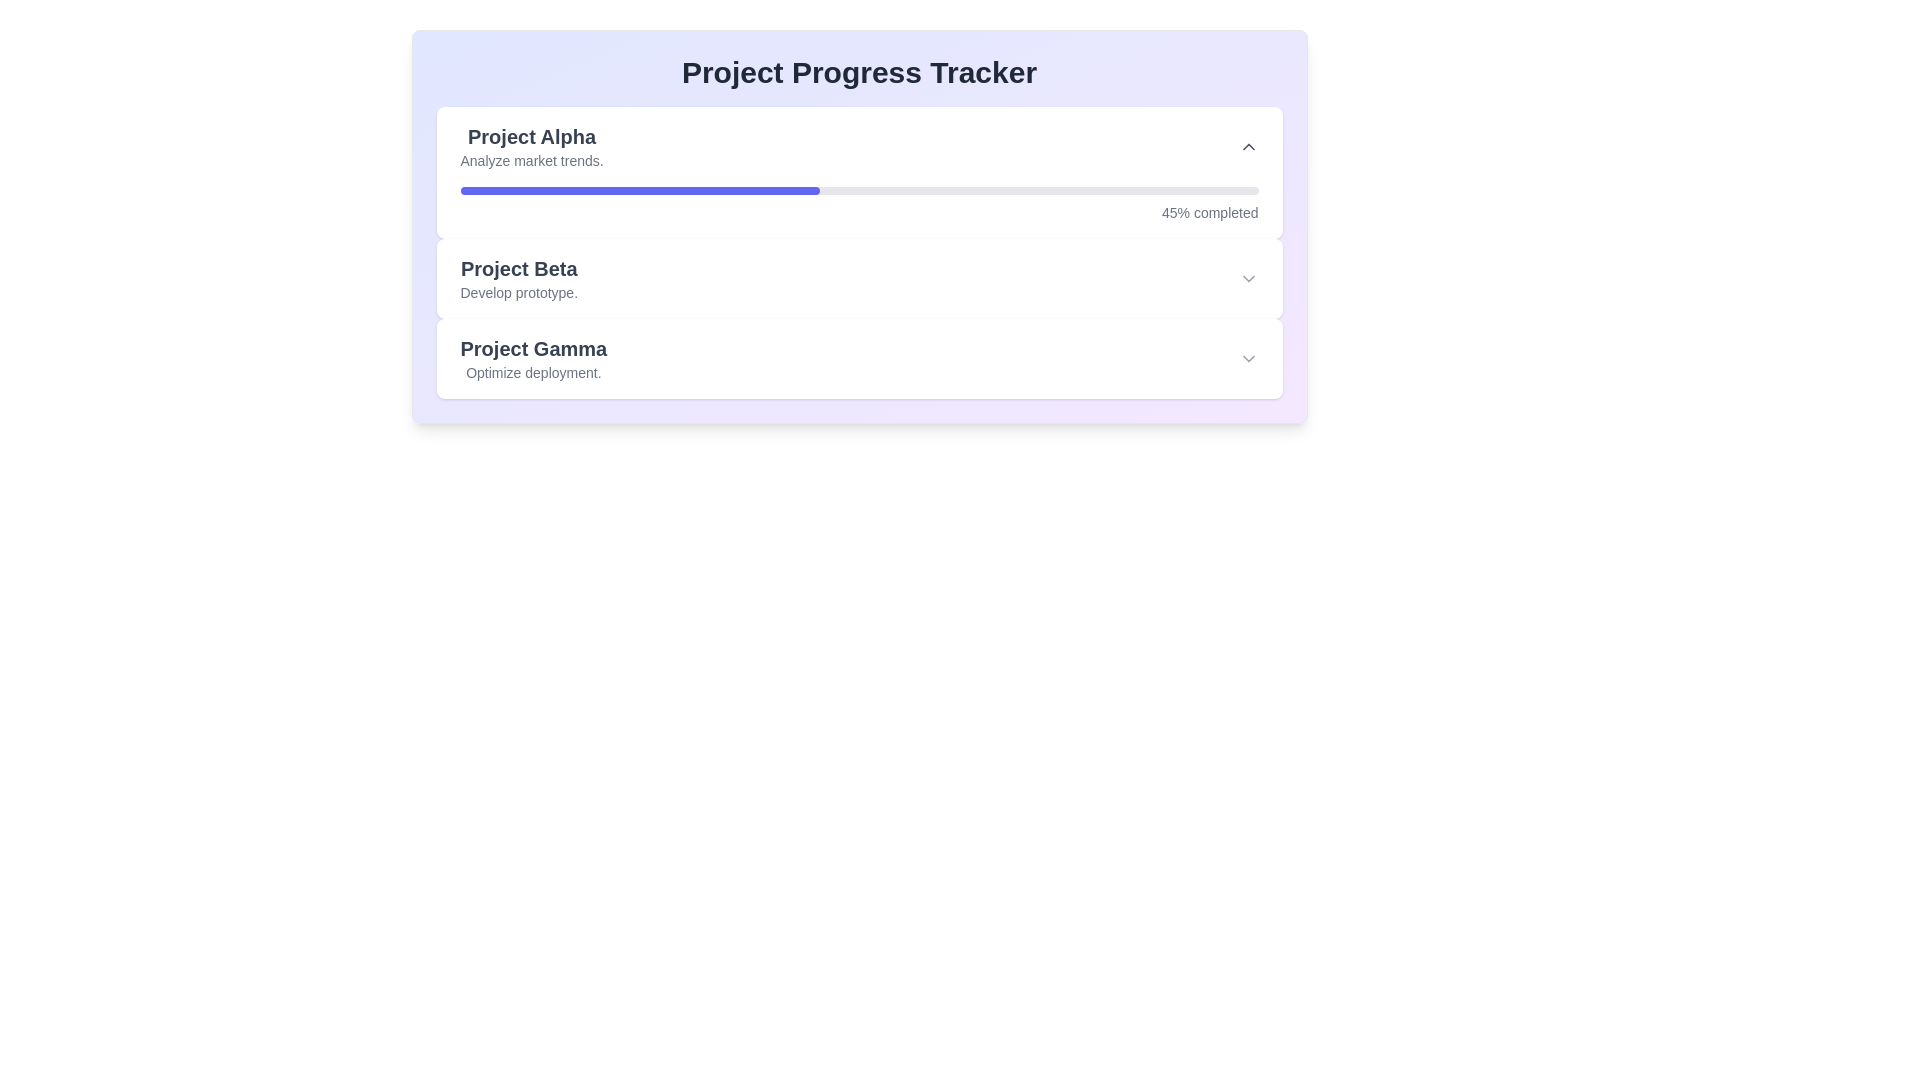 The height and width of the screenshot is (1080, 1920). I want to click on the descriptive text label for 'Project Beta' located below the heading, providing additional information about the section, so click(519, 293).